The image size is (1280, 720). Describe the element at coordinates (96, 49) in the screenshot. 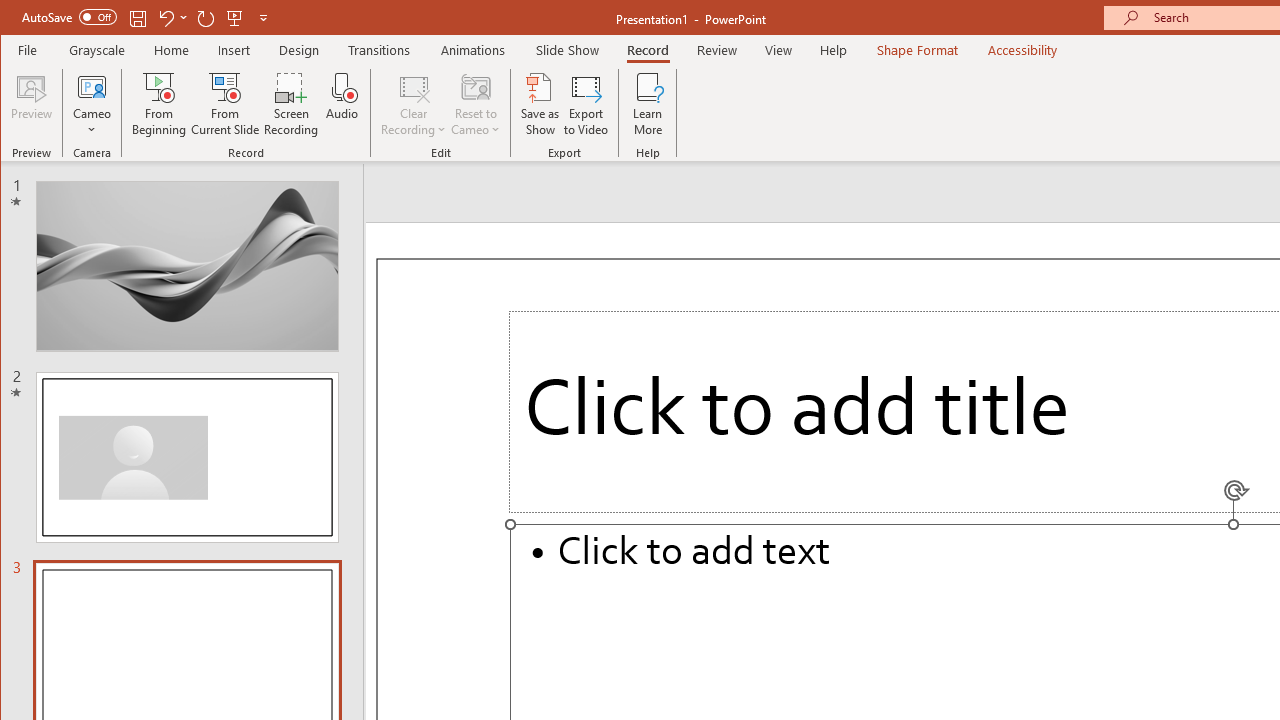

I see `'Grayscale'` at that location.